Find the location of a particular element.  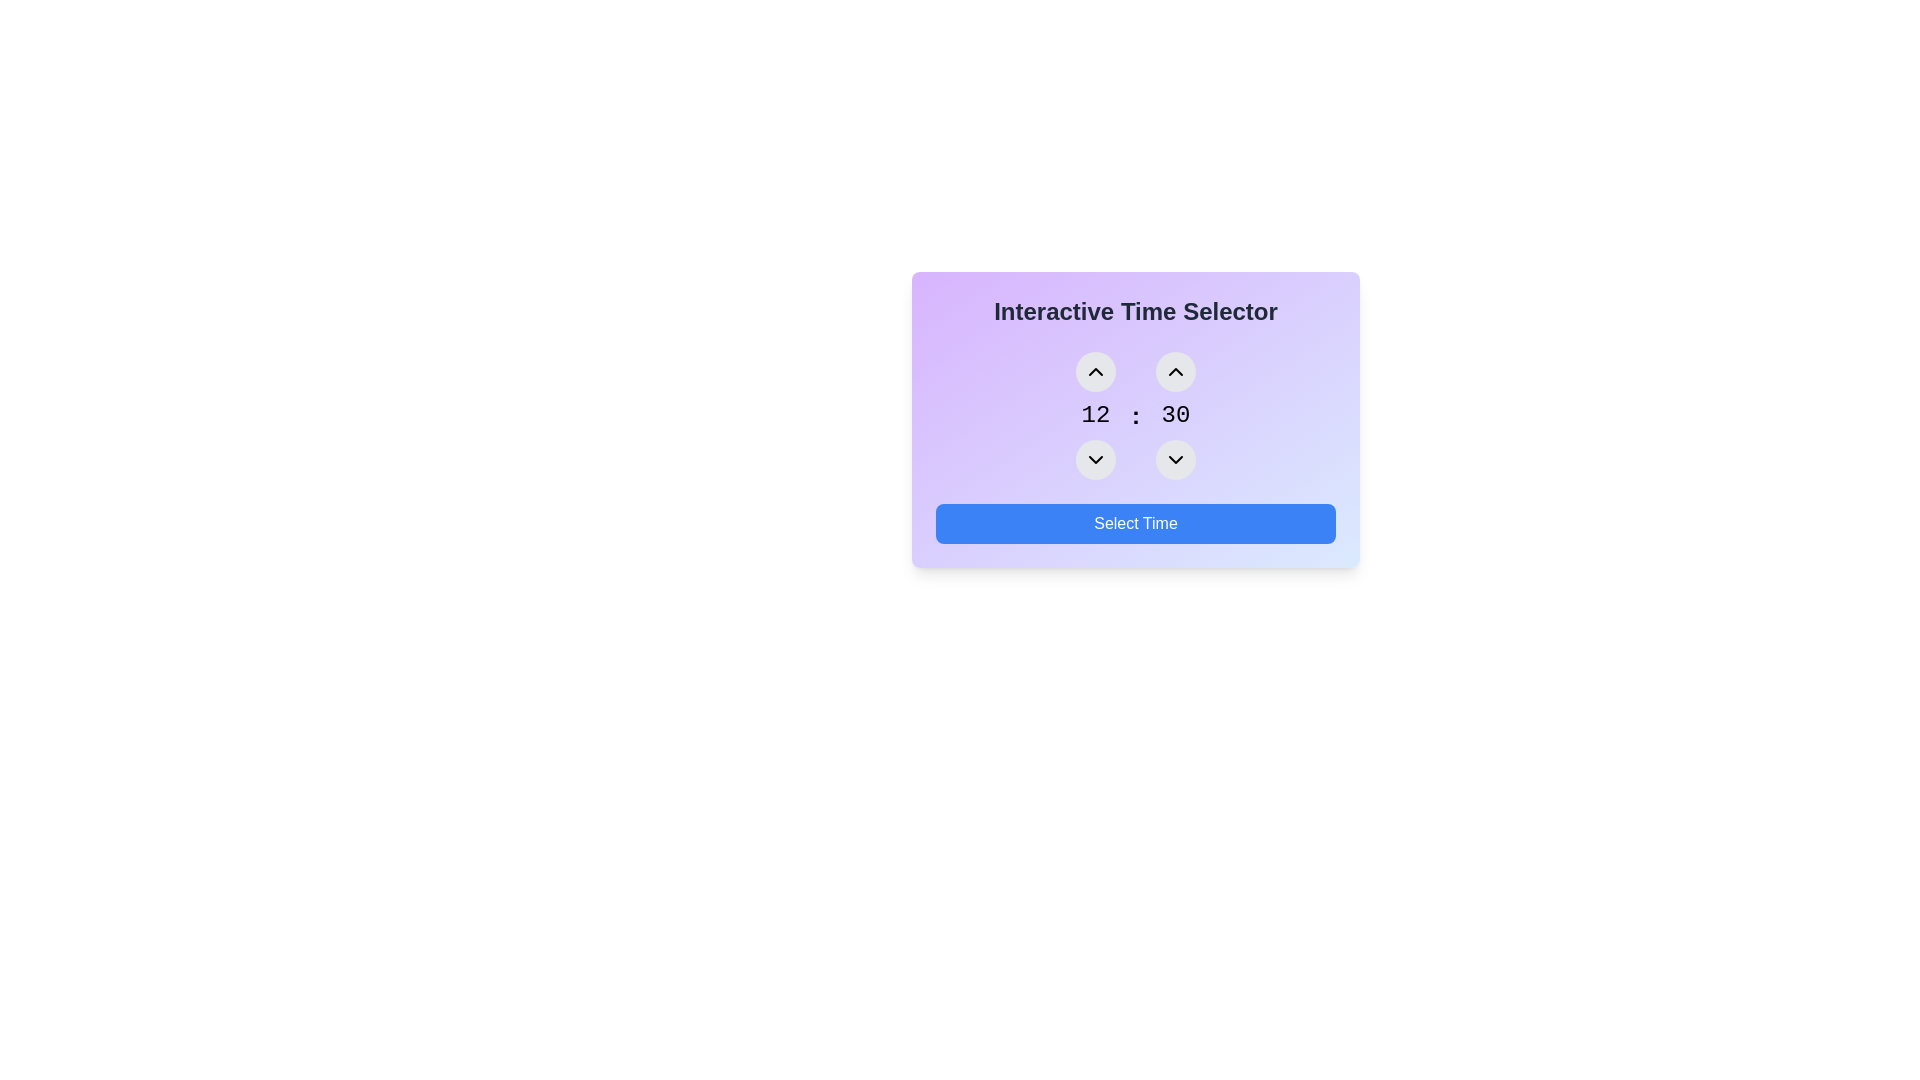

the 'Select Time' button with a blue background and white text to confirm the selected time is located at coordinates (1136, 523).